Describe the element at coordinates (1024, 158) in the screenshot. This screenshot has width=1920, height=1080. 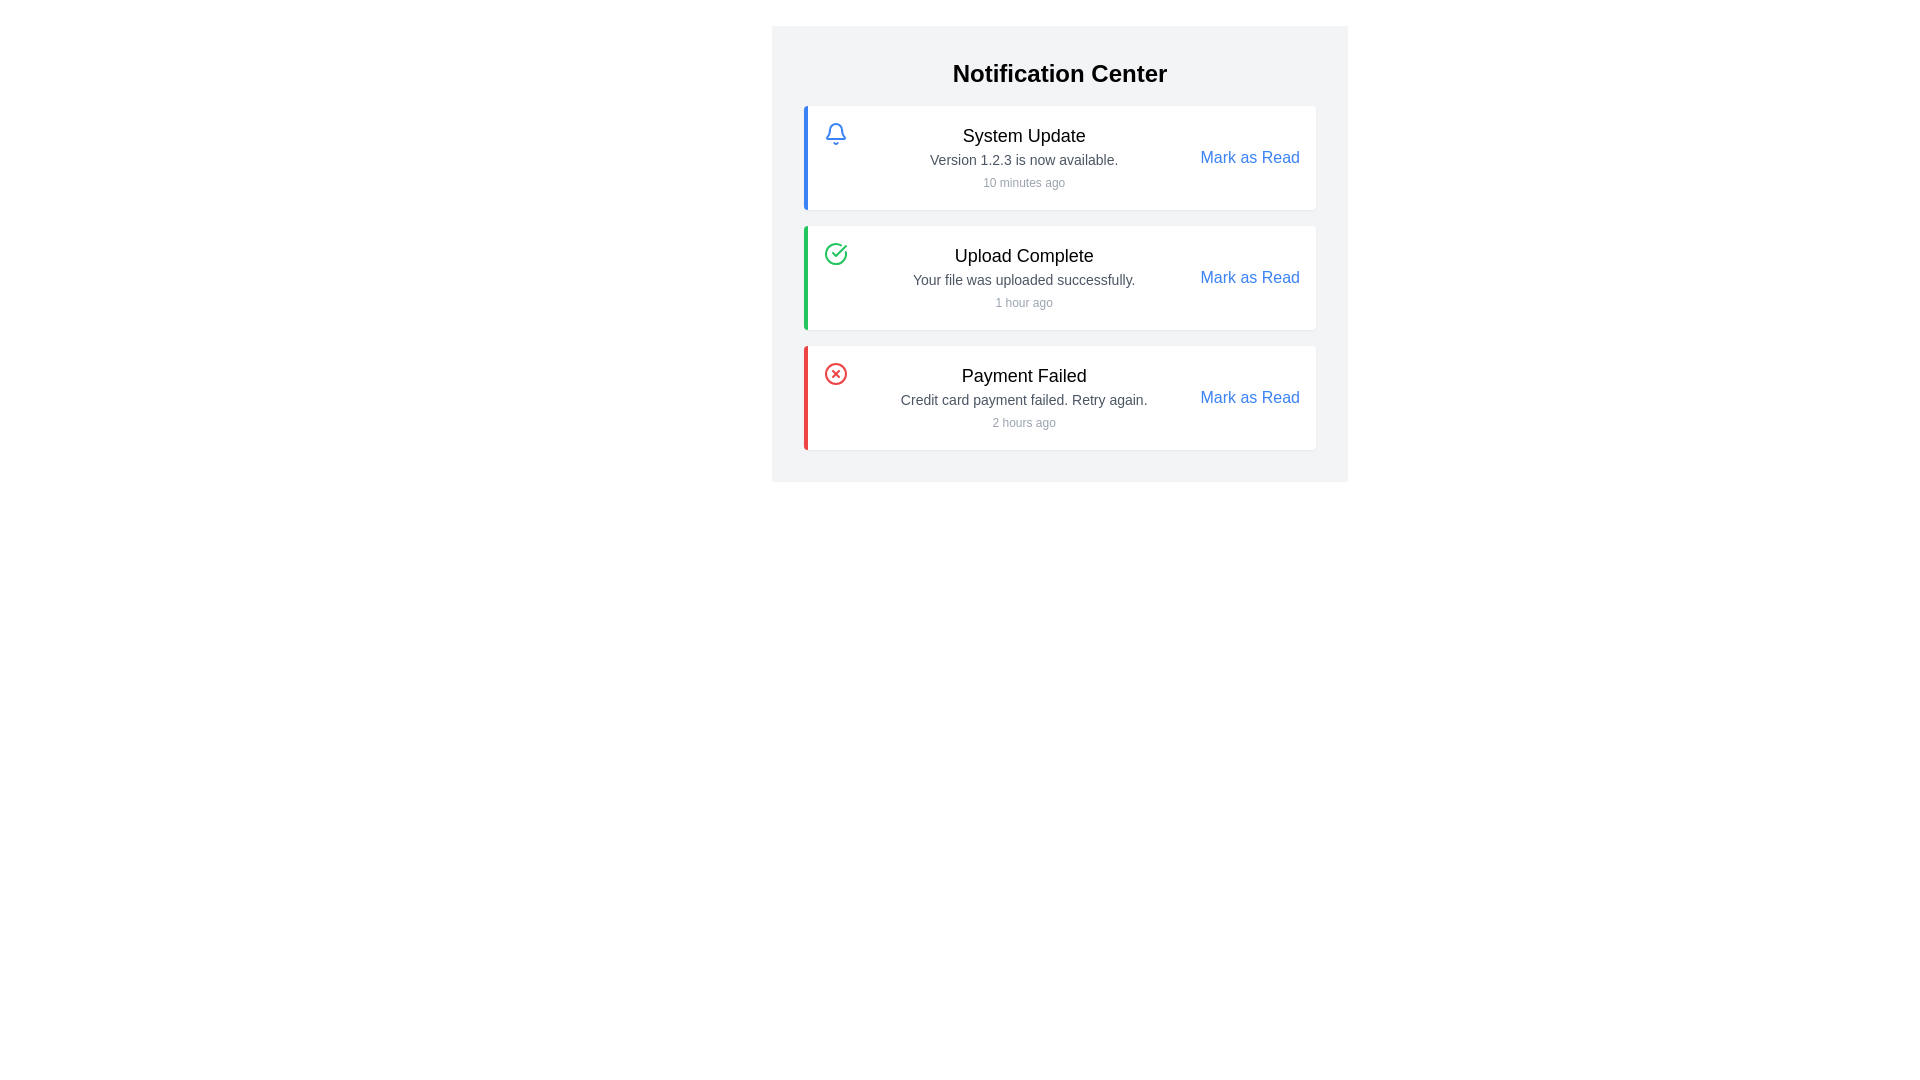
I see `the static text display that shows the notification message 'Version 1.2.3 is now available.' located below the title 'System Update' and above the timestamp '10 minutes ago'` at that location.